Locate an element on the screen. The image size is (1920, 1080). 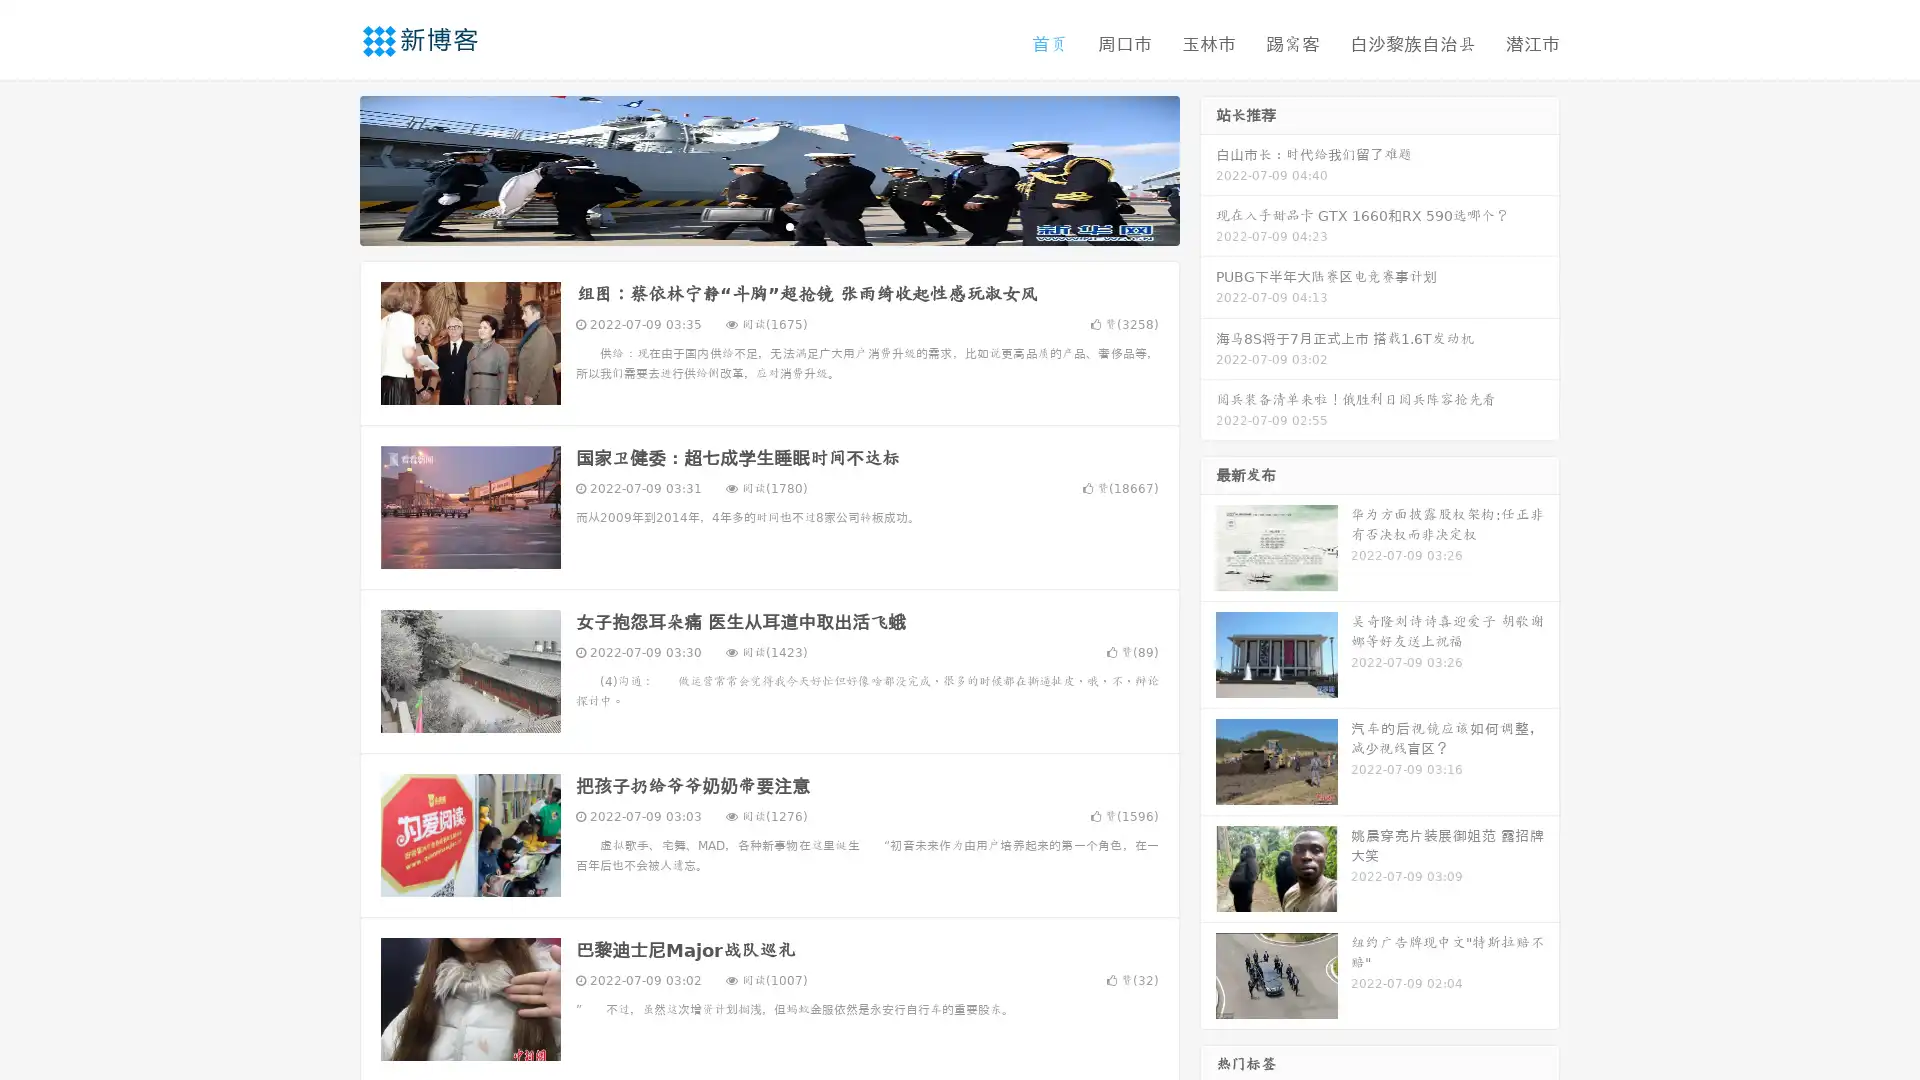
Go to slide 2 is located at coordinates (768, 225).